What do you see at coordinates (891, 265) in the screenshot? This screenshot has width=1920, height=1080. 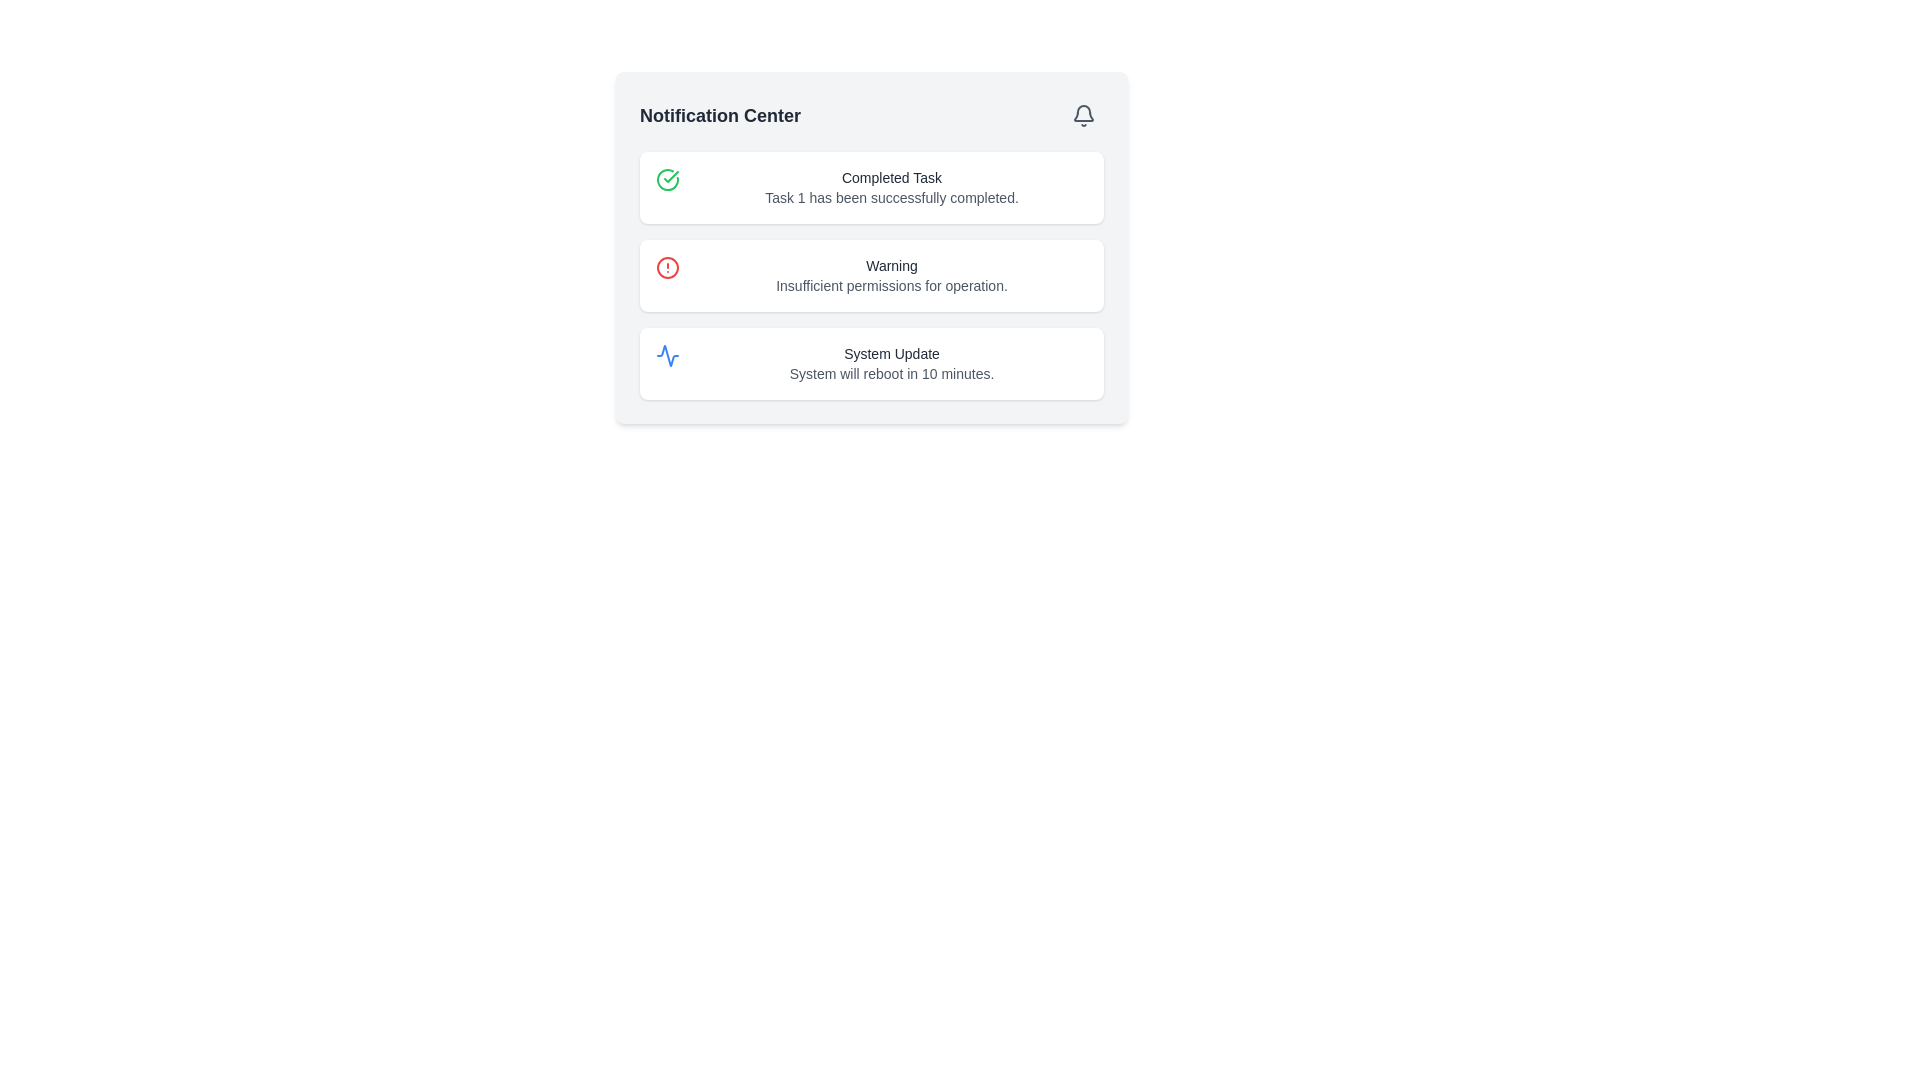 I see `the 'Warning' text label in the Notification Center, which is styled with a medium-sized gray font and is positioned above the message 'Insufficient permissions for operation.'` at bounding box center [891, 265].